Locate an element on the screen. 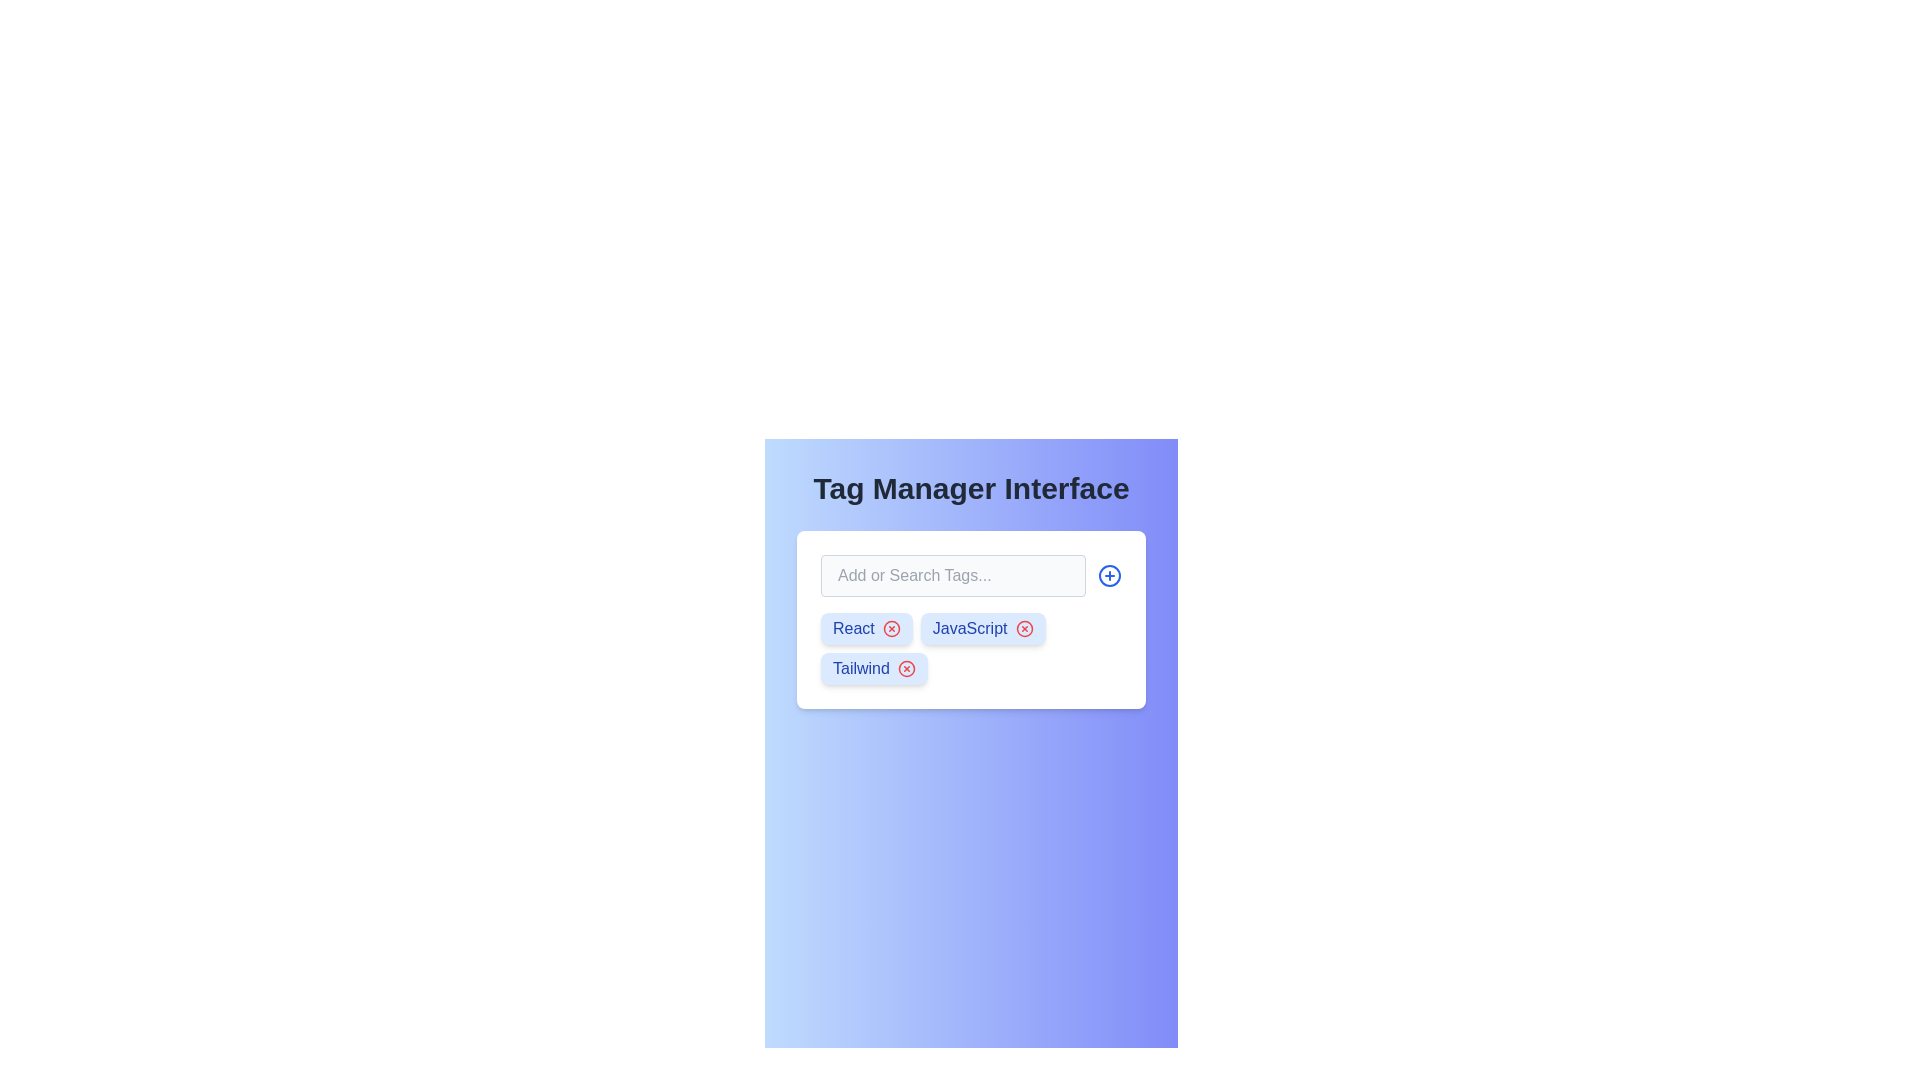  the circular shape with a 10px radius, part of the 'X' icon used for deletion functionality, located in the bottom row of the 'Tailwind' tag card is located at coordinates (906, 668).